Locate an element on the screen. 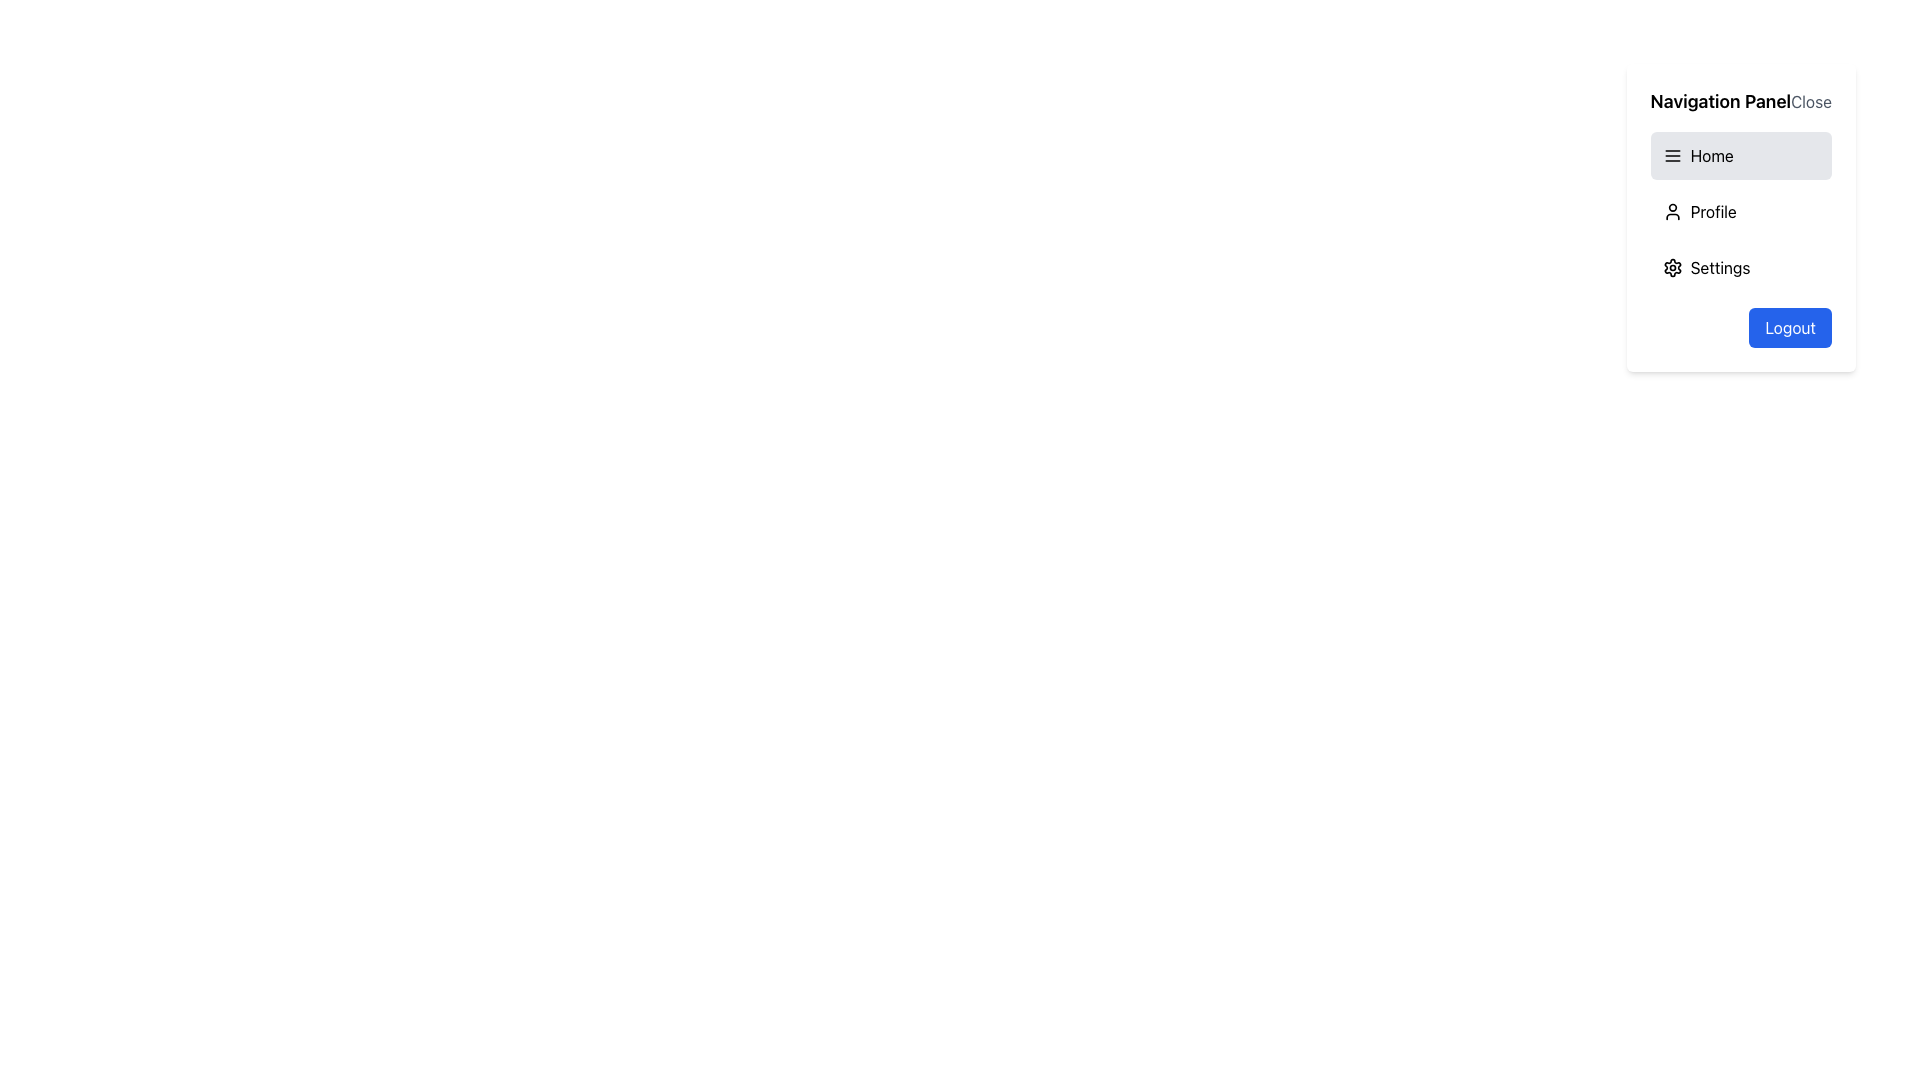 This screenshot has width=1920, height=1080. the text label indicating the functionality to close the navigation panel, located in the top-right corner of the navigation panel is located at coordinates (1811, 101).